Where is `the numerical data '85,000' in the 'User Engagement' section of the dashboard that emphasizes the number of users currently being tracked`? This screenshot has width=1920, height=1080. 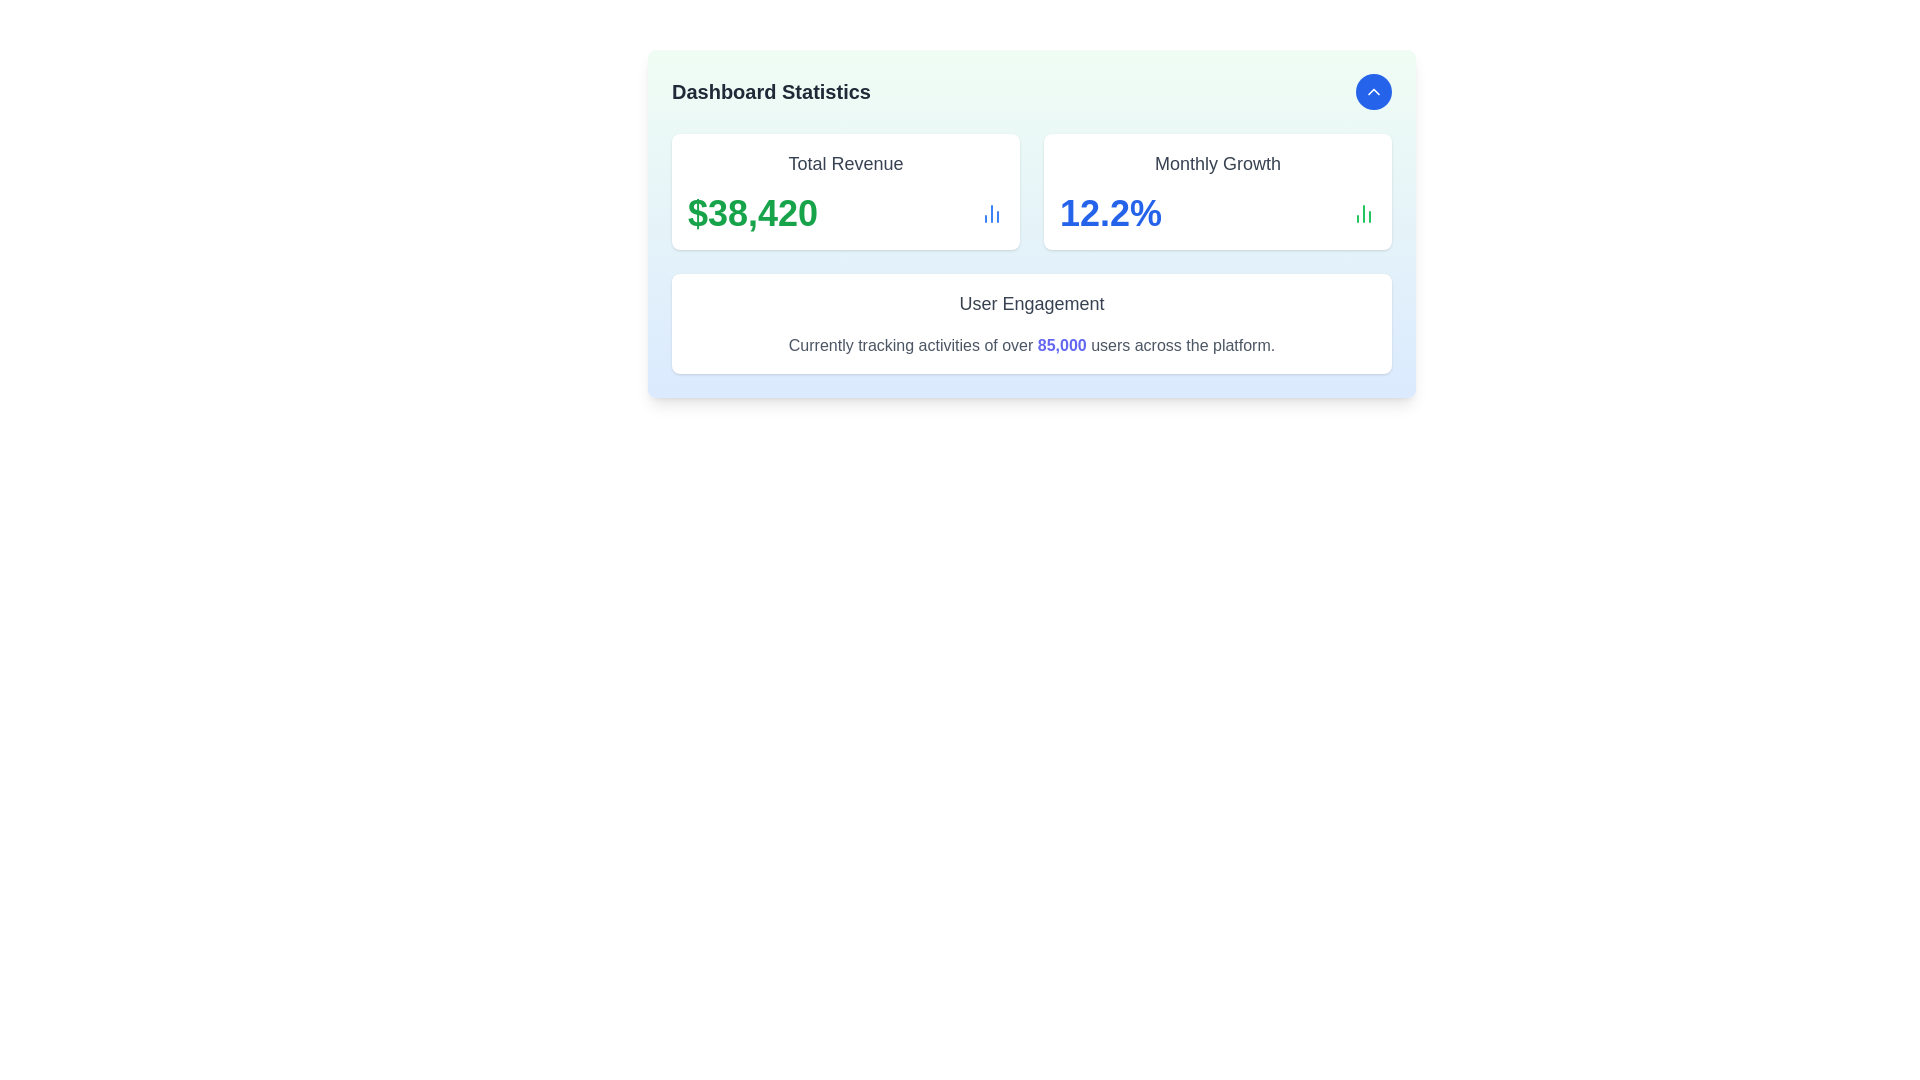 the numerical data '85,000' in the 'User Engagement' section of the dashboard that emphasizes the number of users currently being tracked is located at coordinates (1061, 344).